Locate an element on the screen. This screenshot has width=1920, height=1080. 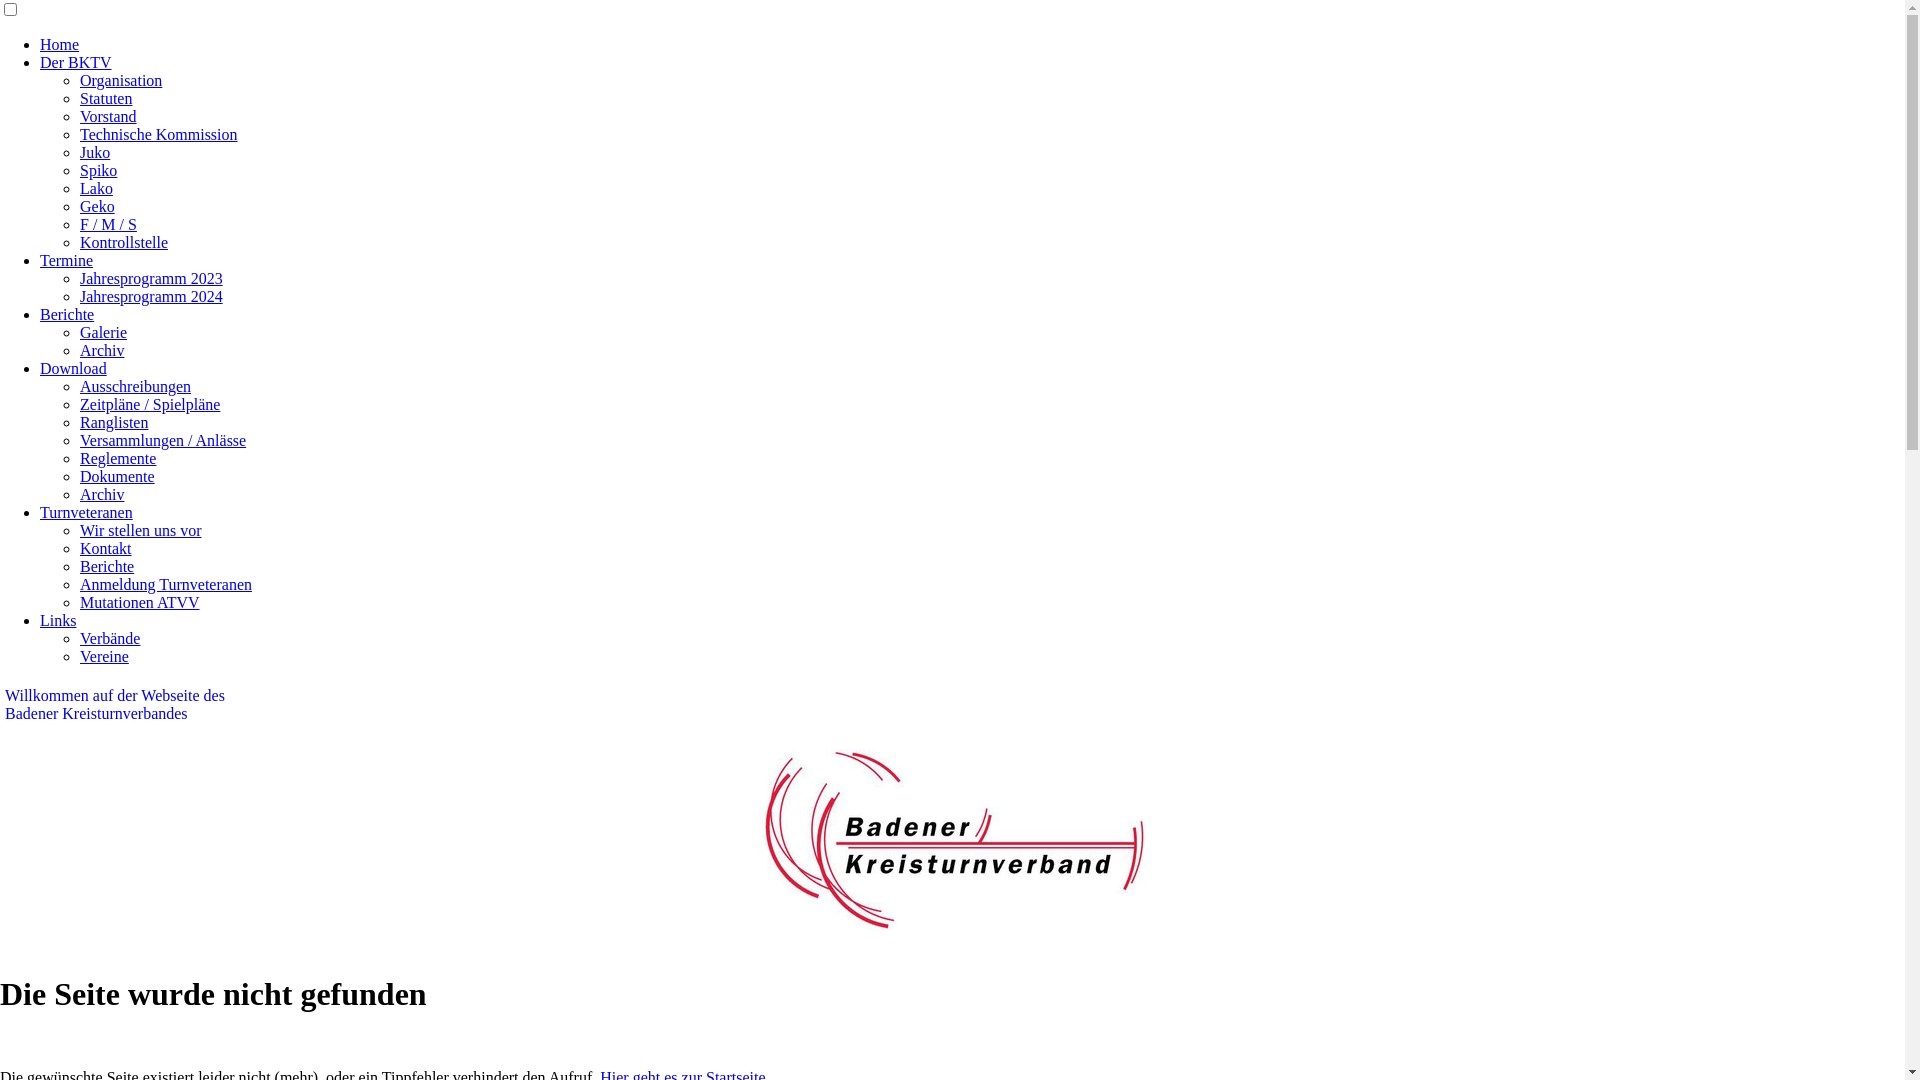
'Download' is located at coordinates (73, 368).